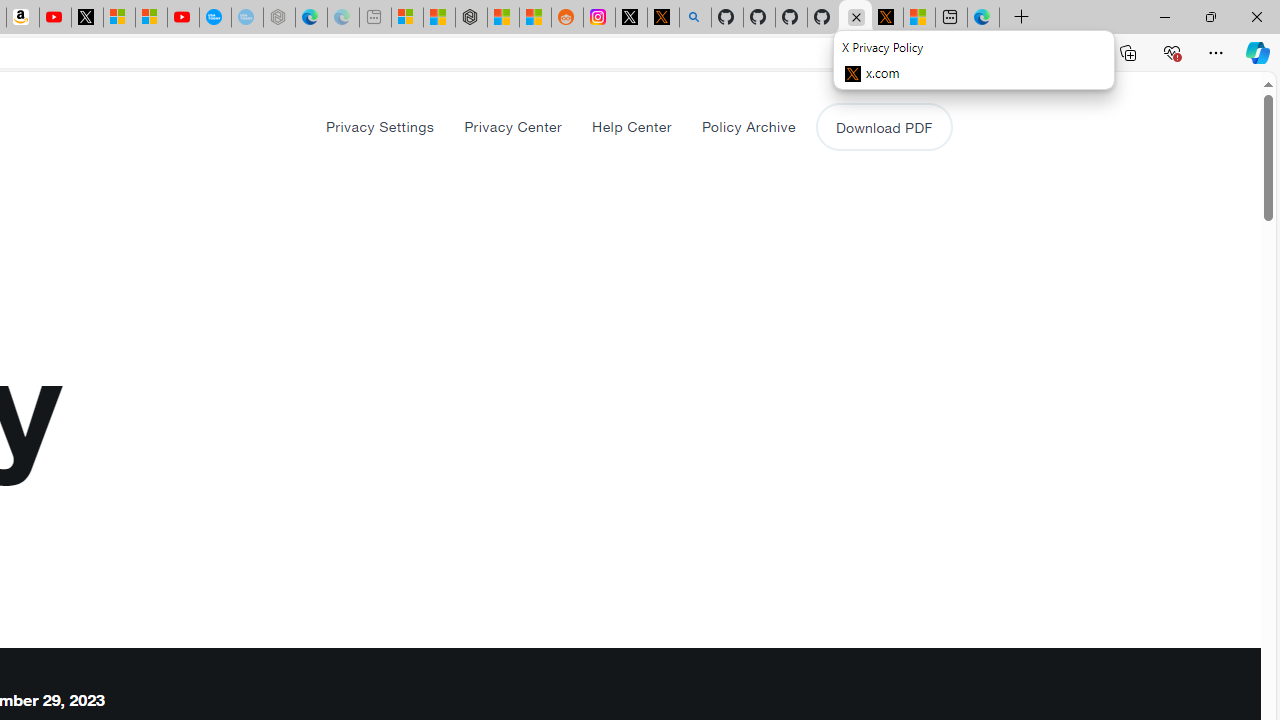 This screenshot has width=1280, height=720. What do you see at coordinates (513, 126) in the screenshot?
I see `'Privacy Center'` at bounding box center [513, 126].